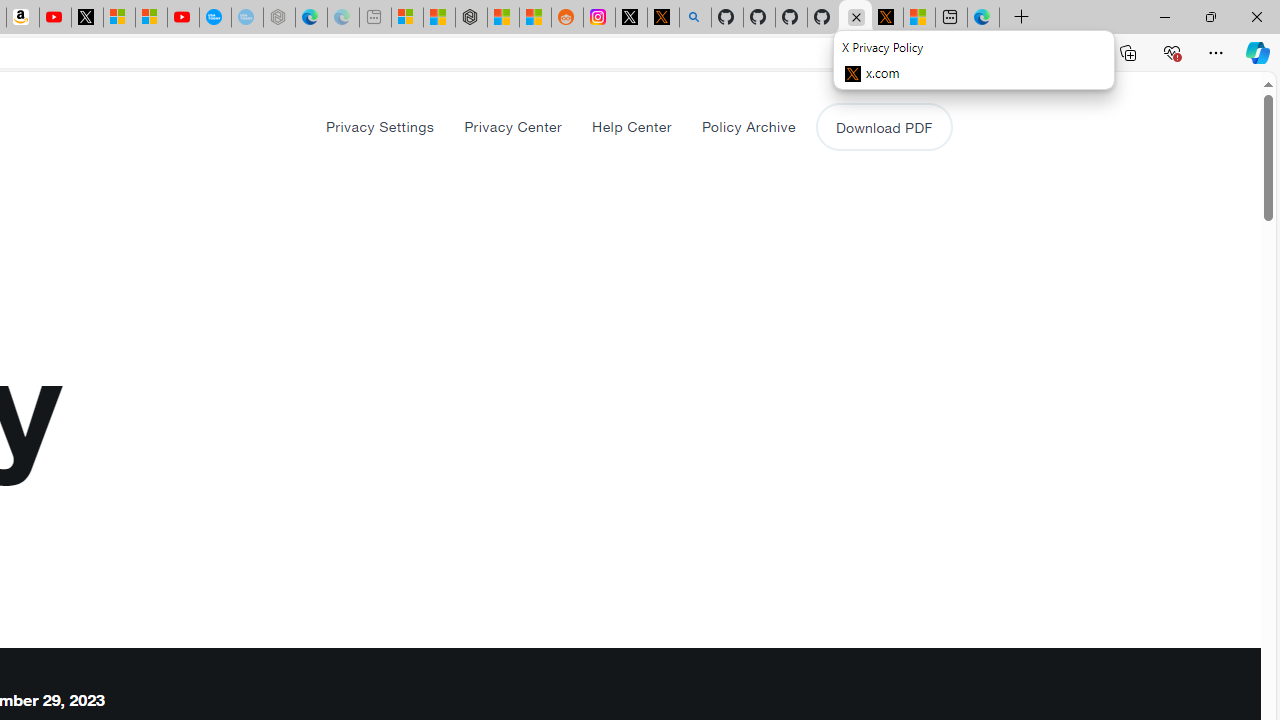 This screenshot has width=1280, height=720. What do you see at coordinates (513, 126) in the screenshot?
I see `'Privacy Center'` at bounding box center [513, 126].